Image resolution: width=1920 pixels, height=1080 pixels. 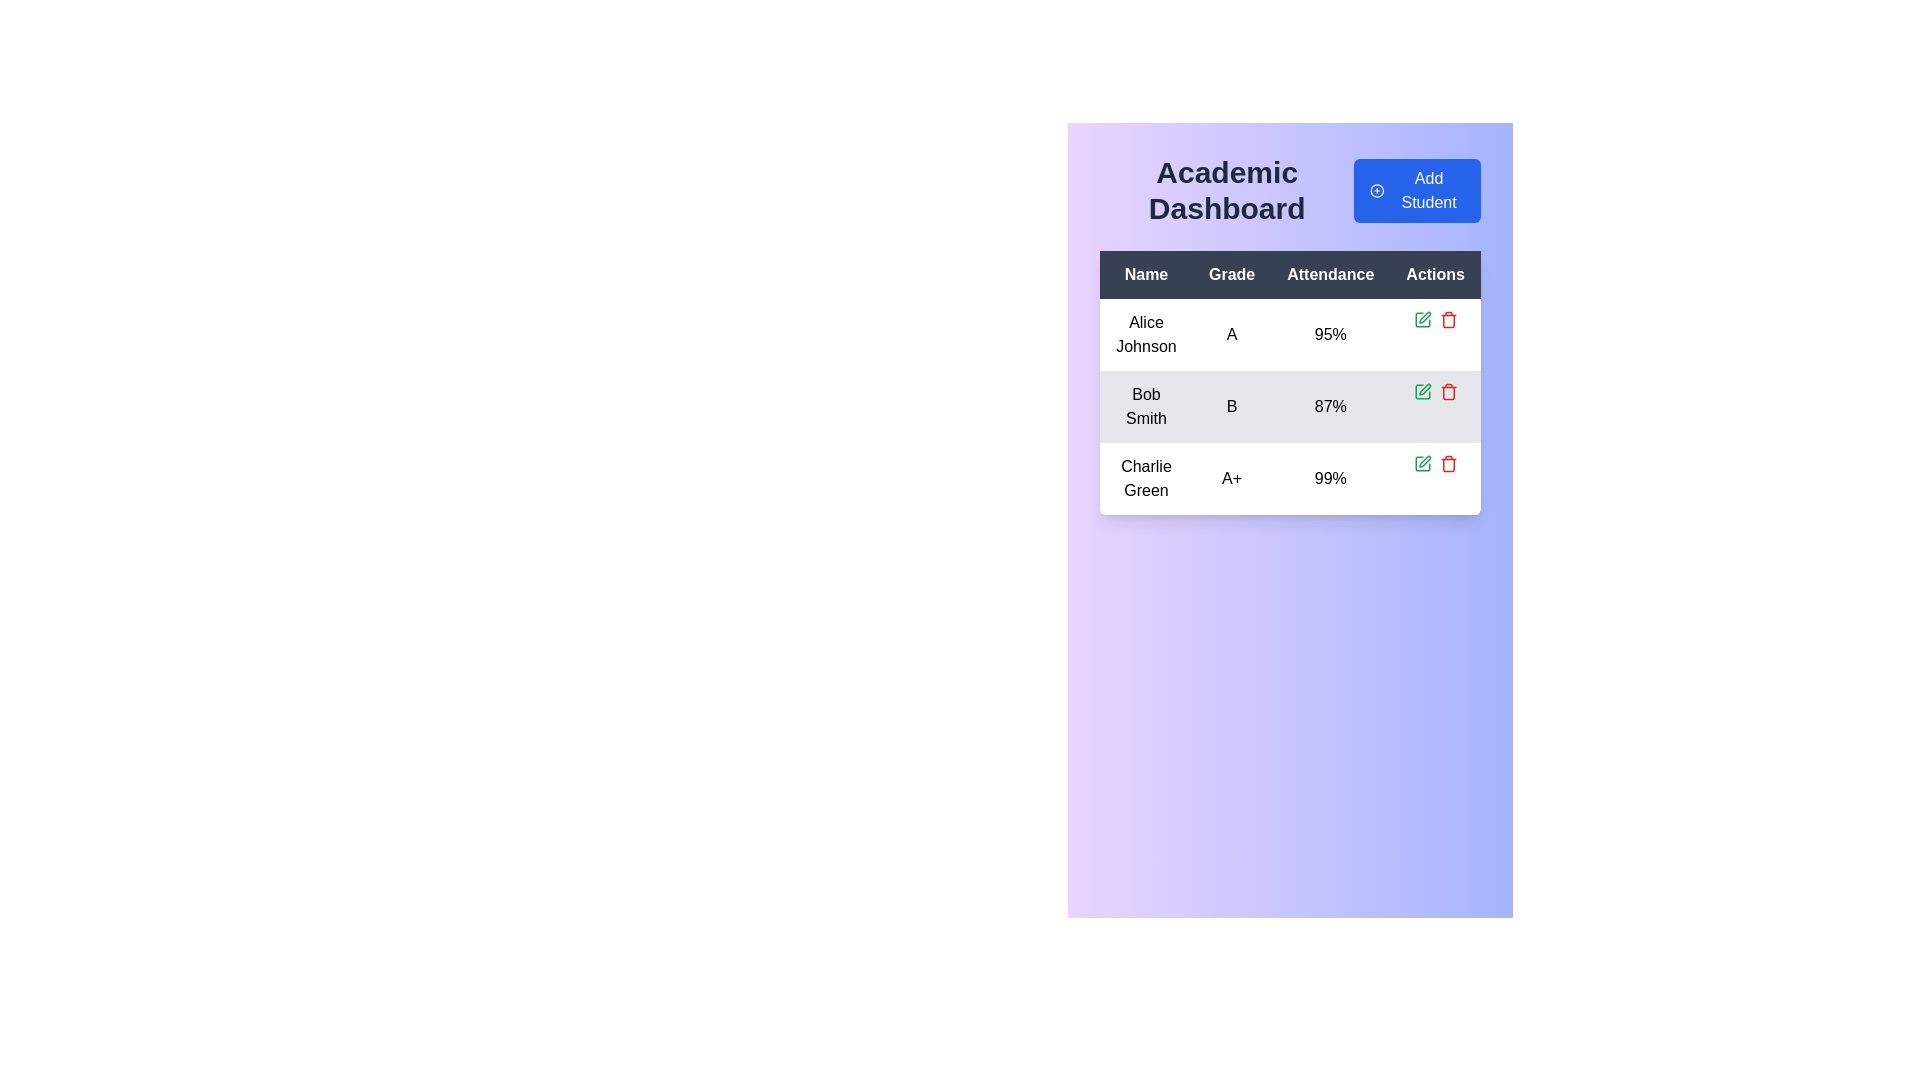 I want to click on the Table Header Row element, so click(x=1290, y=274).